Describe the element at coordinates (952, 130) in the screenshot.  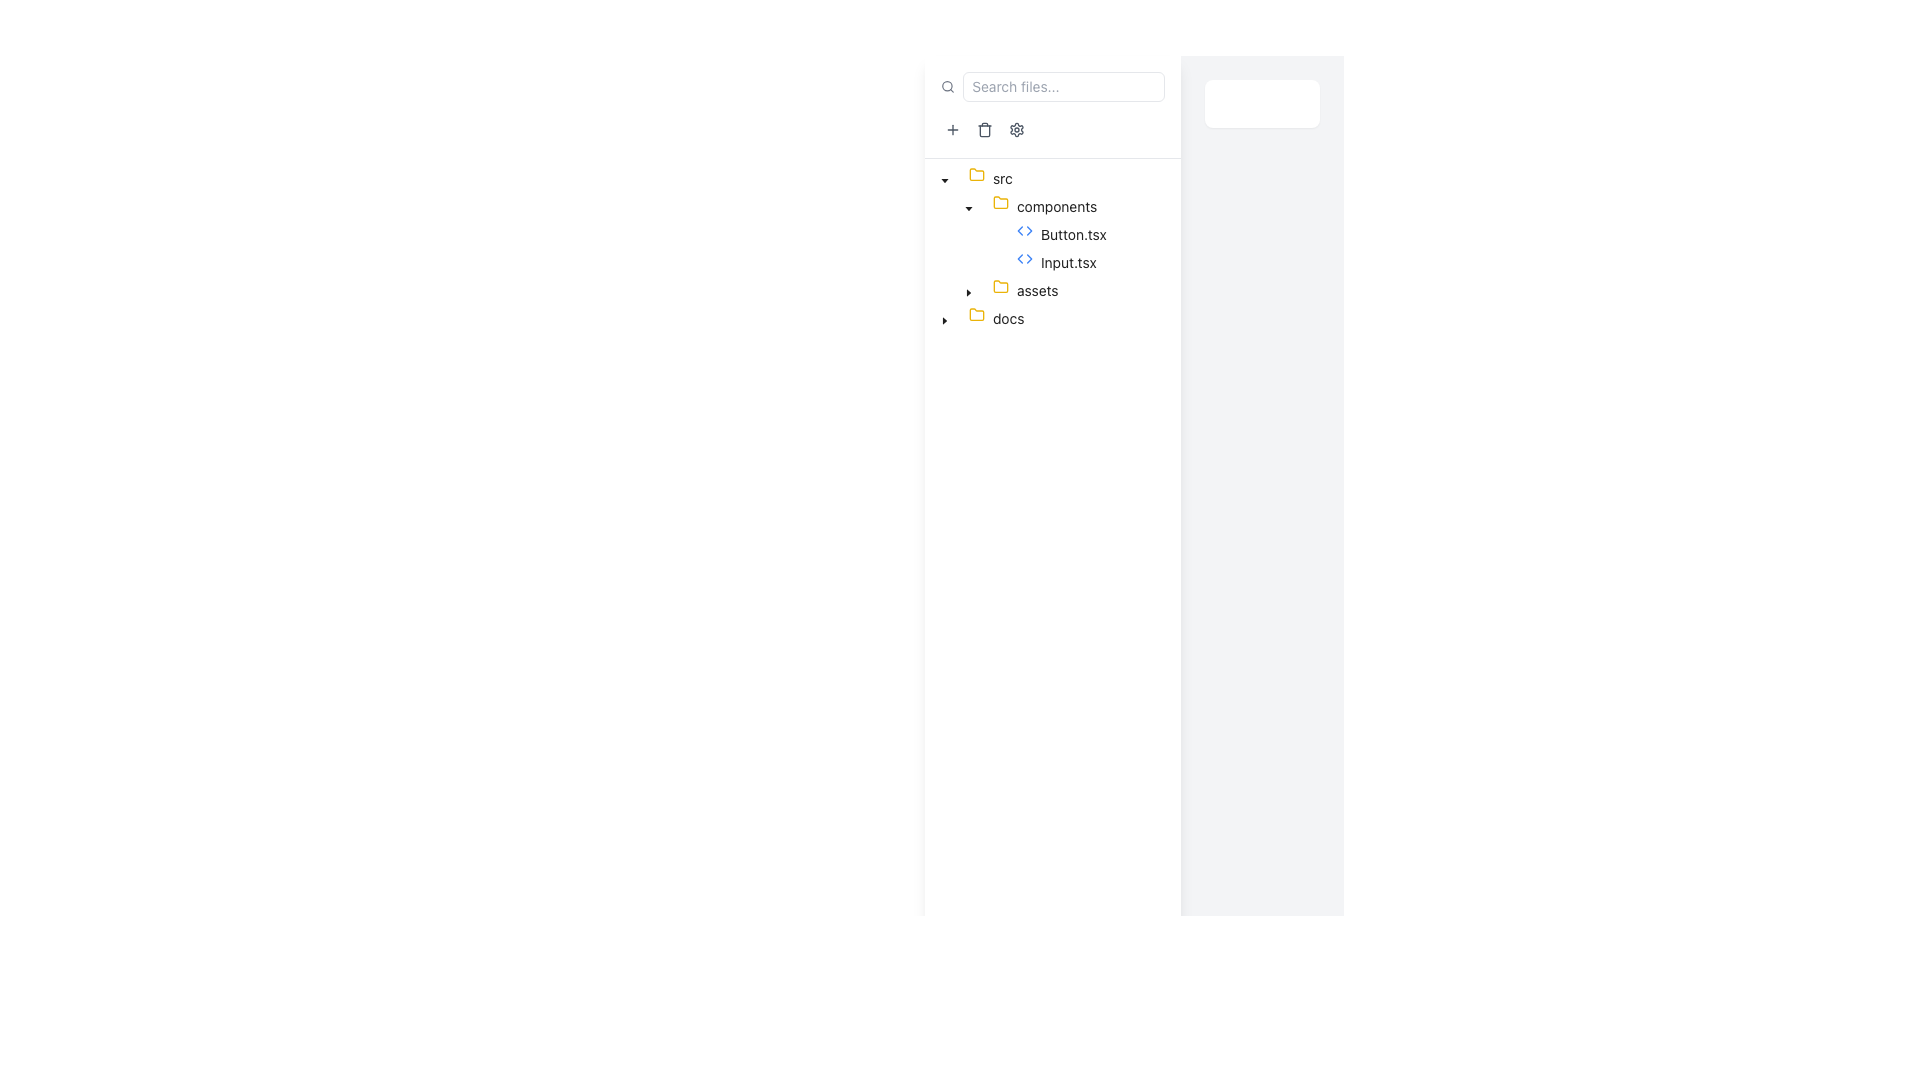
I see `the plus icon button located in the upper section of the file explorer interface` at that location.